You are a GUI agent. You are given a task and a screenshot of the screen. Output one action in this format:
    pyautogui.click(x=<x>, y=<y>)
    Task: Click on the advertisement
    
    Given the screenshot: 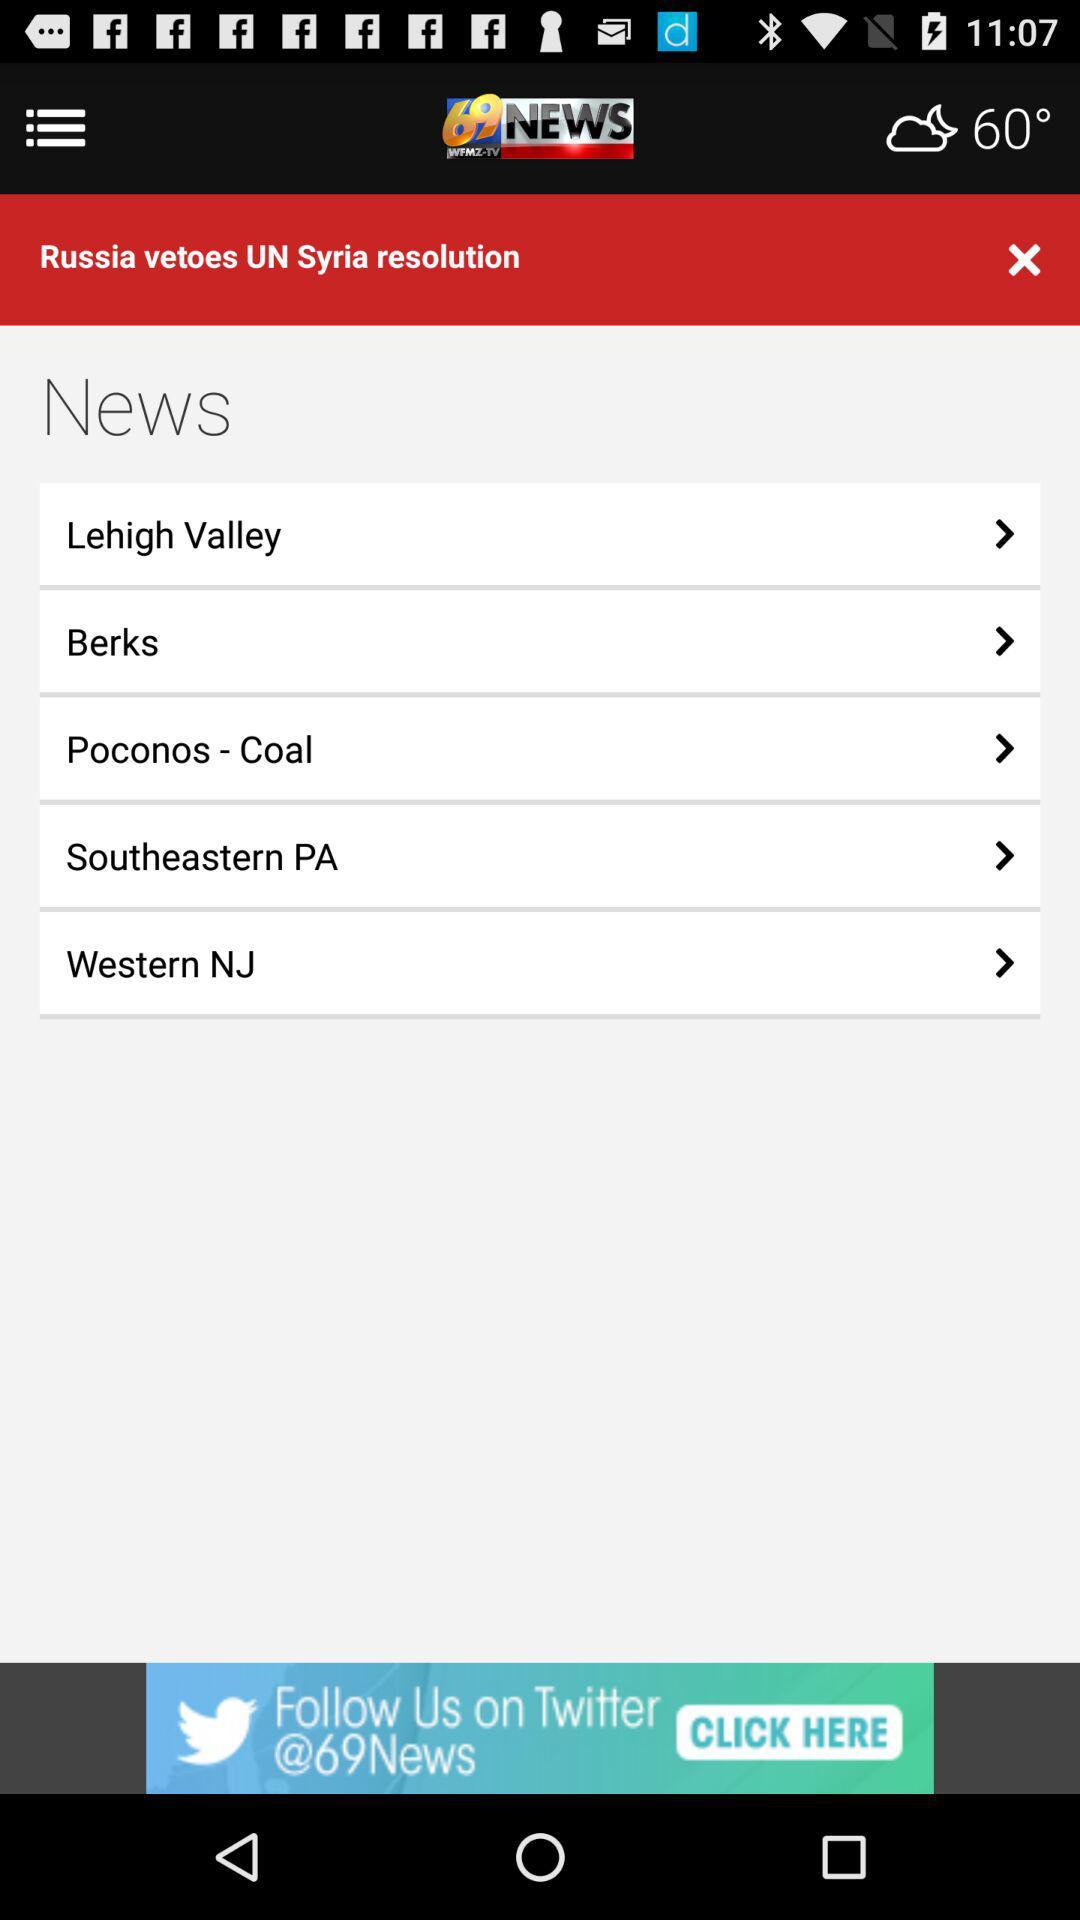 What is the action you would take?
    pyautogui.click(x=540, y=1727)
    